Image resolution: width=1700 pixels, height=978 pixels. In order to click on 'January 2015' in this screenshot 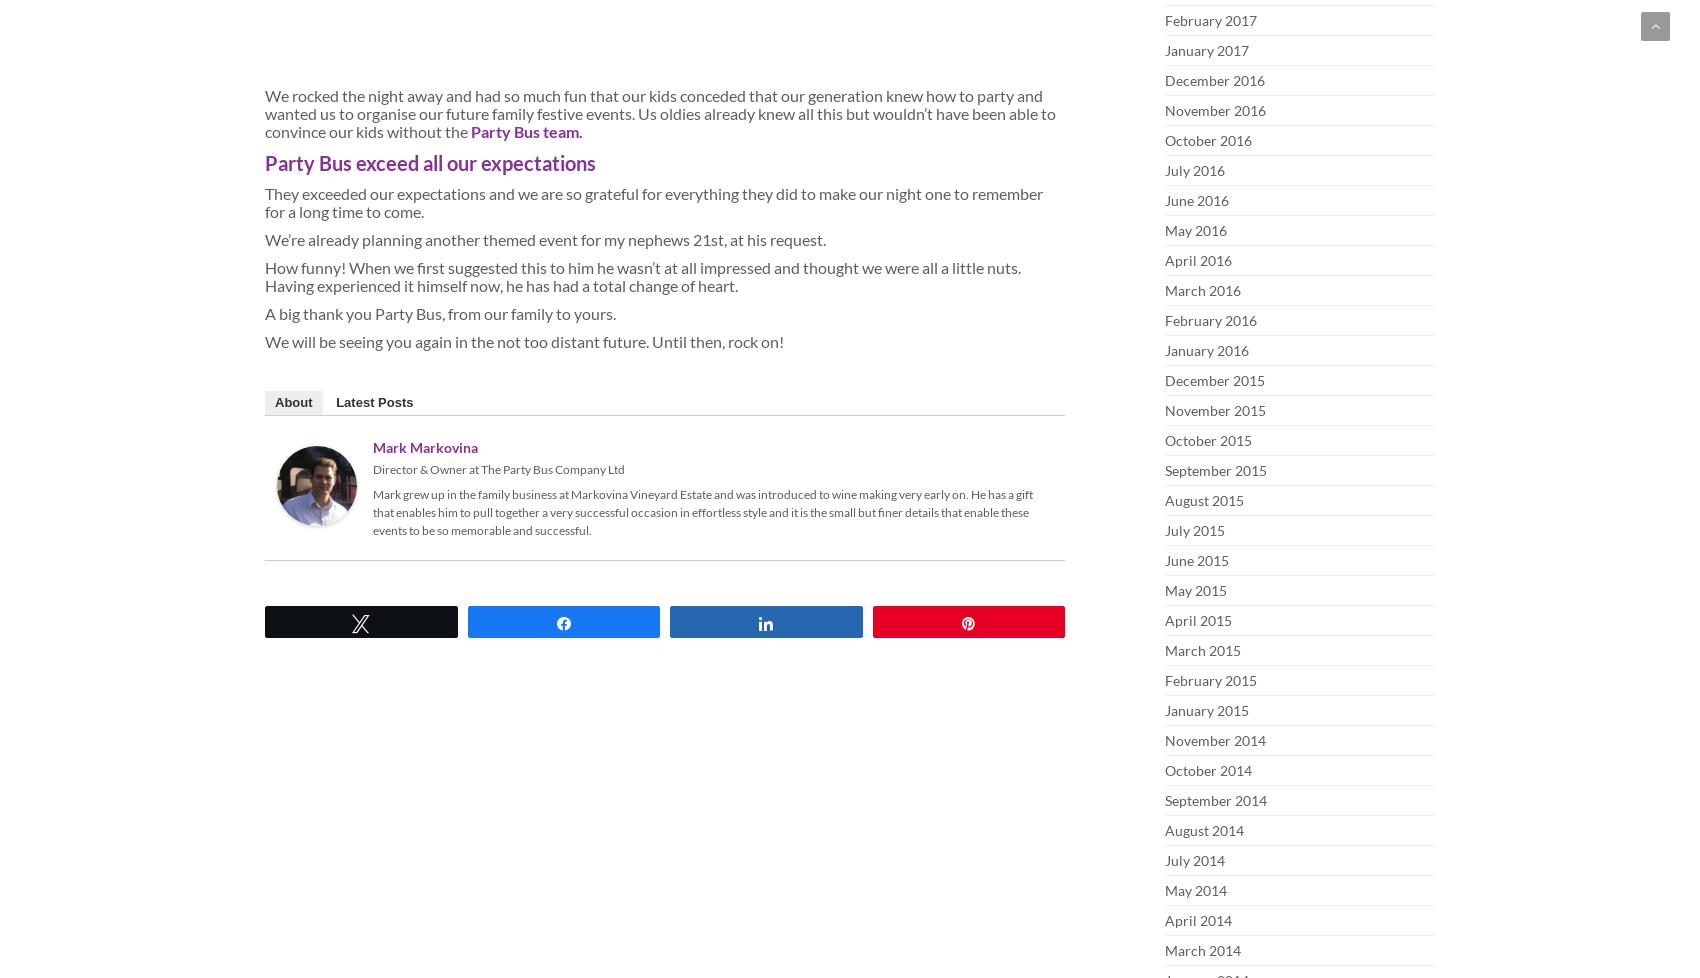, I will do `click(1206, 710)`.